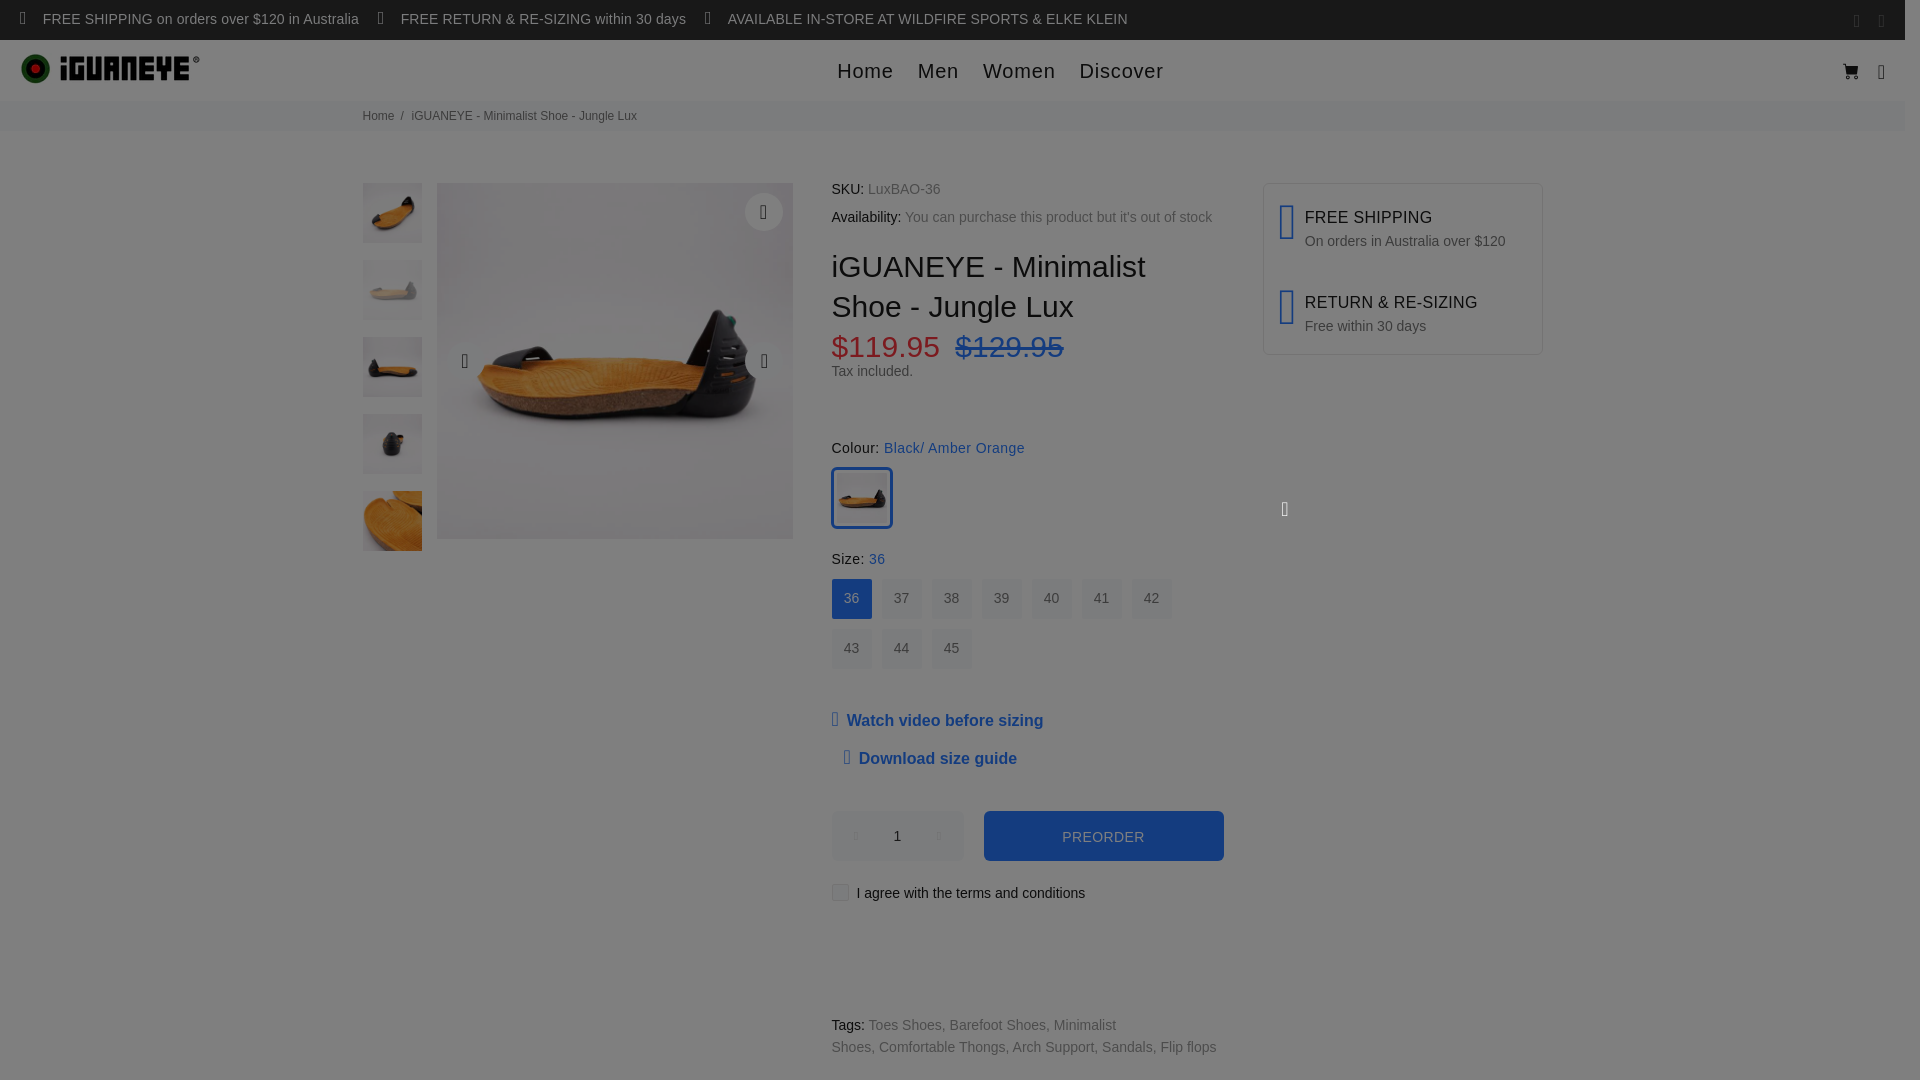  I want to click on 'Women', so click(970, 69).